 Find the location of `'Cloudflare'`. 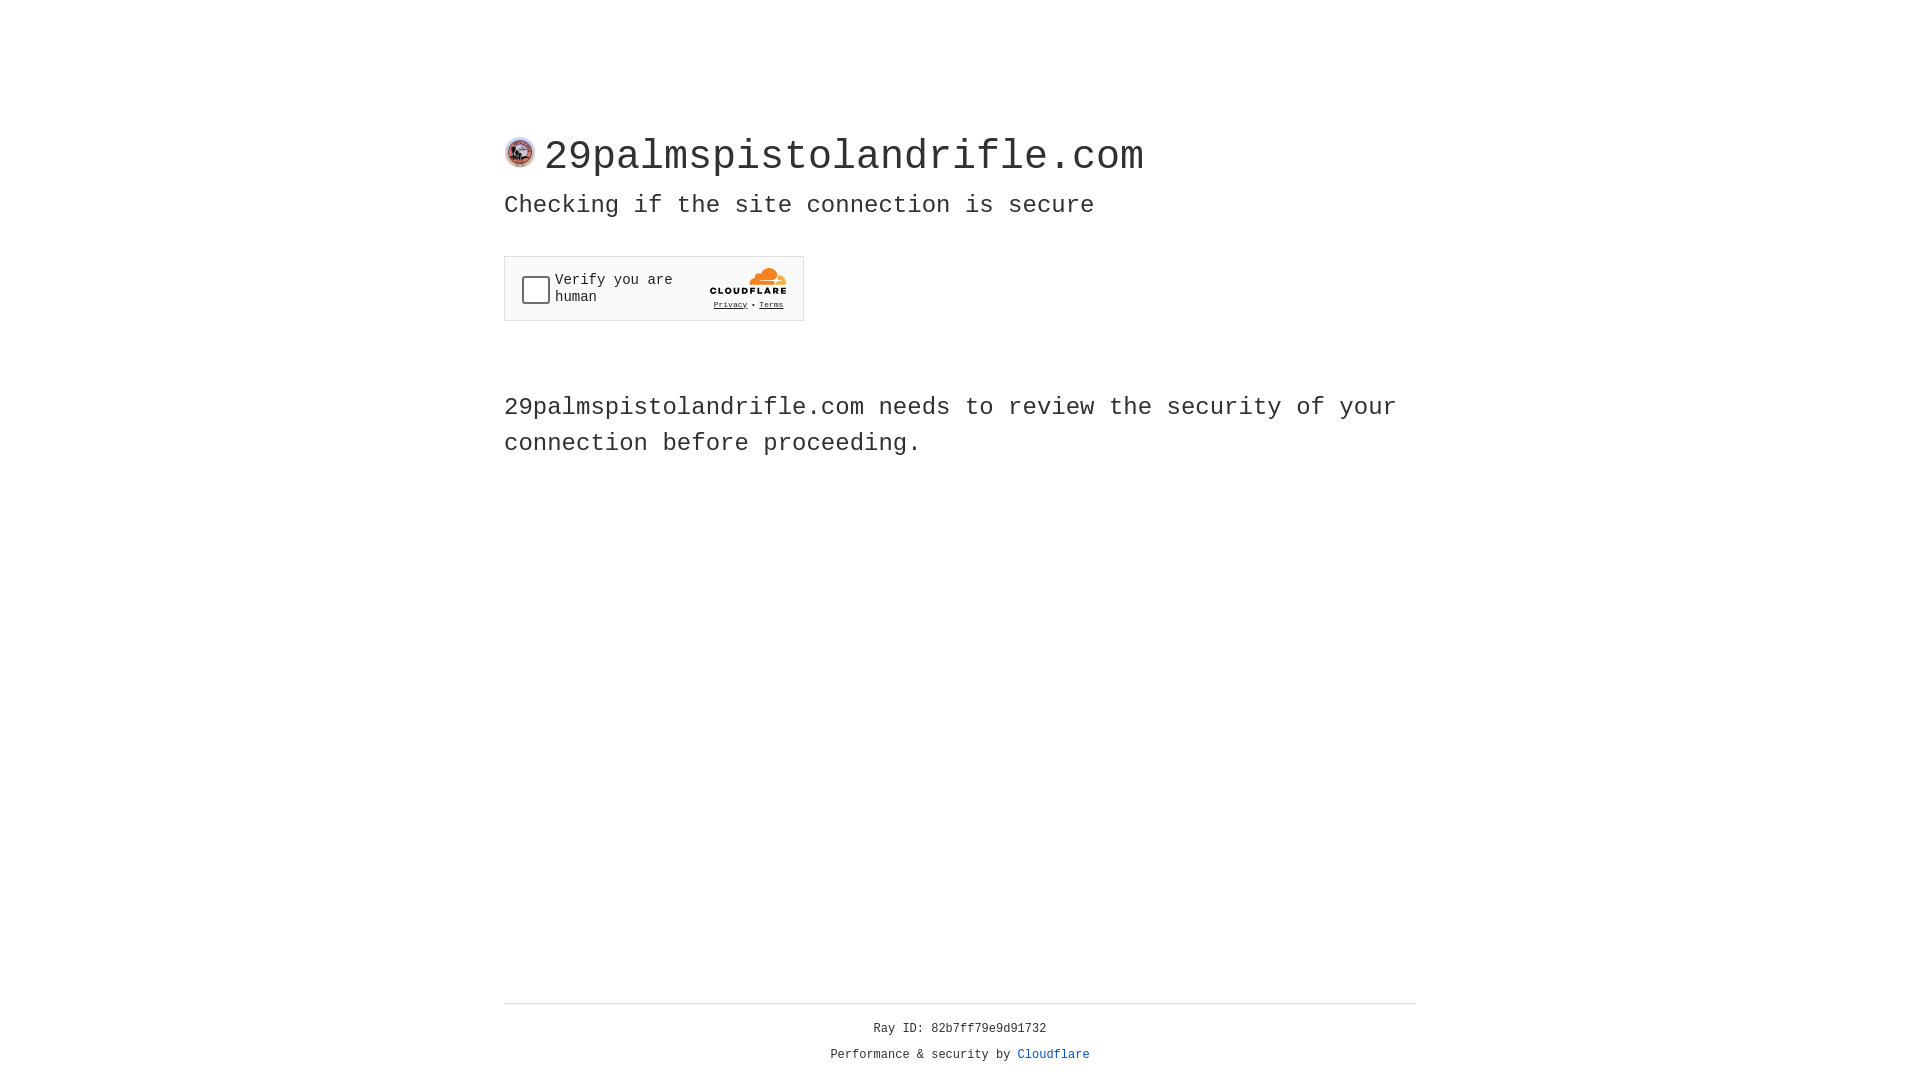

'Cloudflare' is located at coordinates (1053, 1054).